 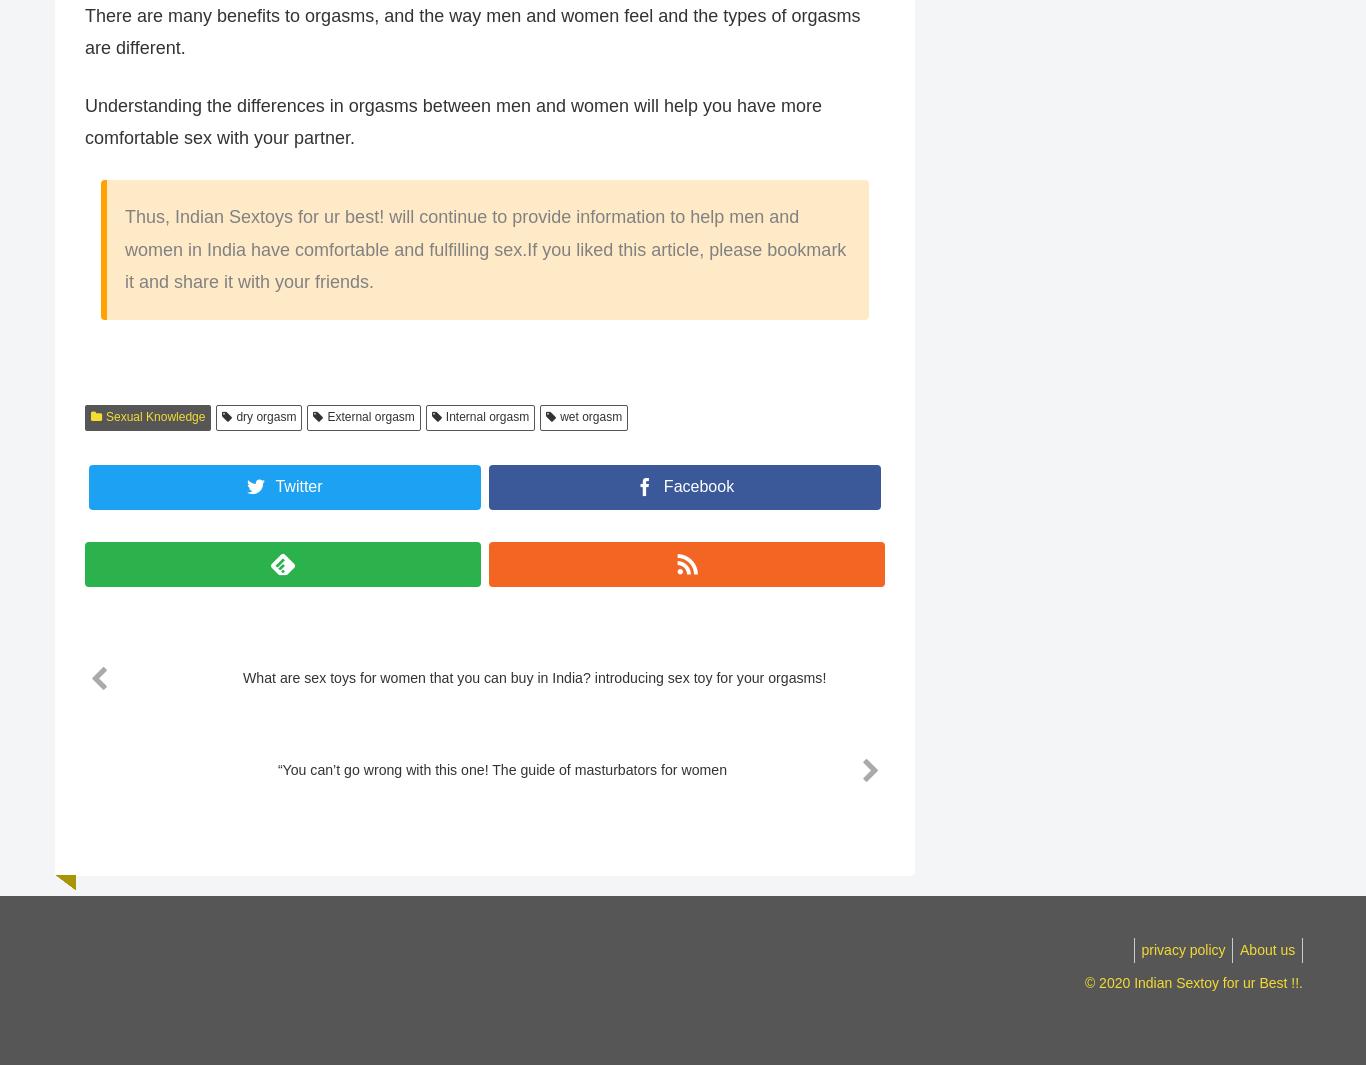 I want to click on 'About us', so click(x=1262, y=952).